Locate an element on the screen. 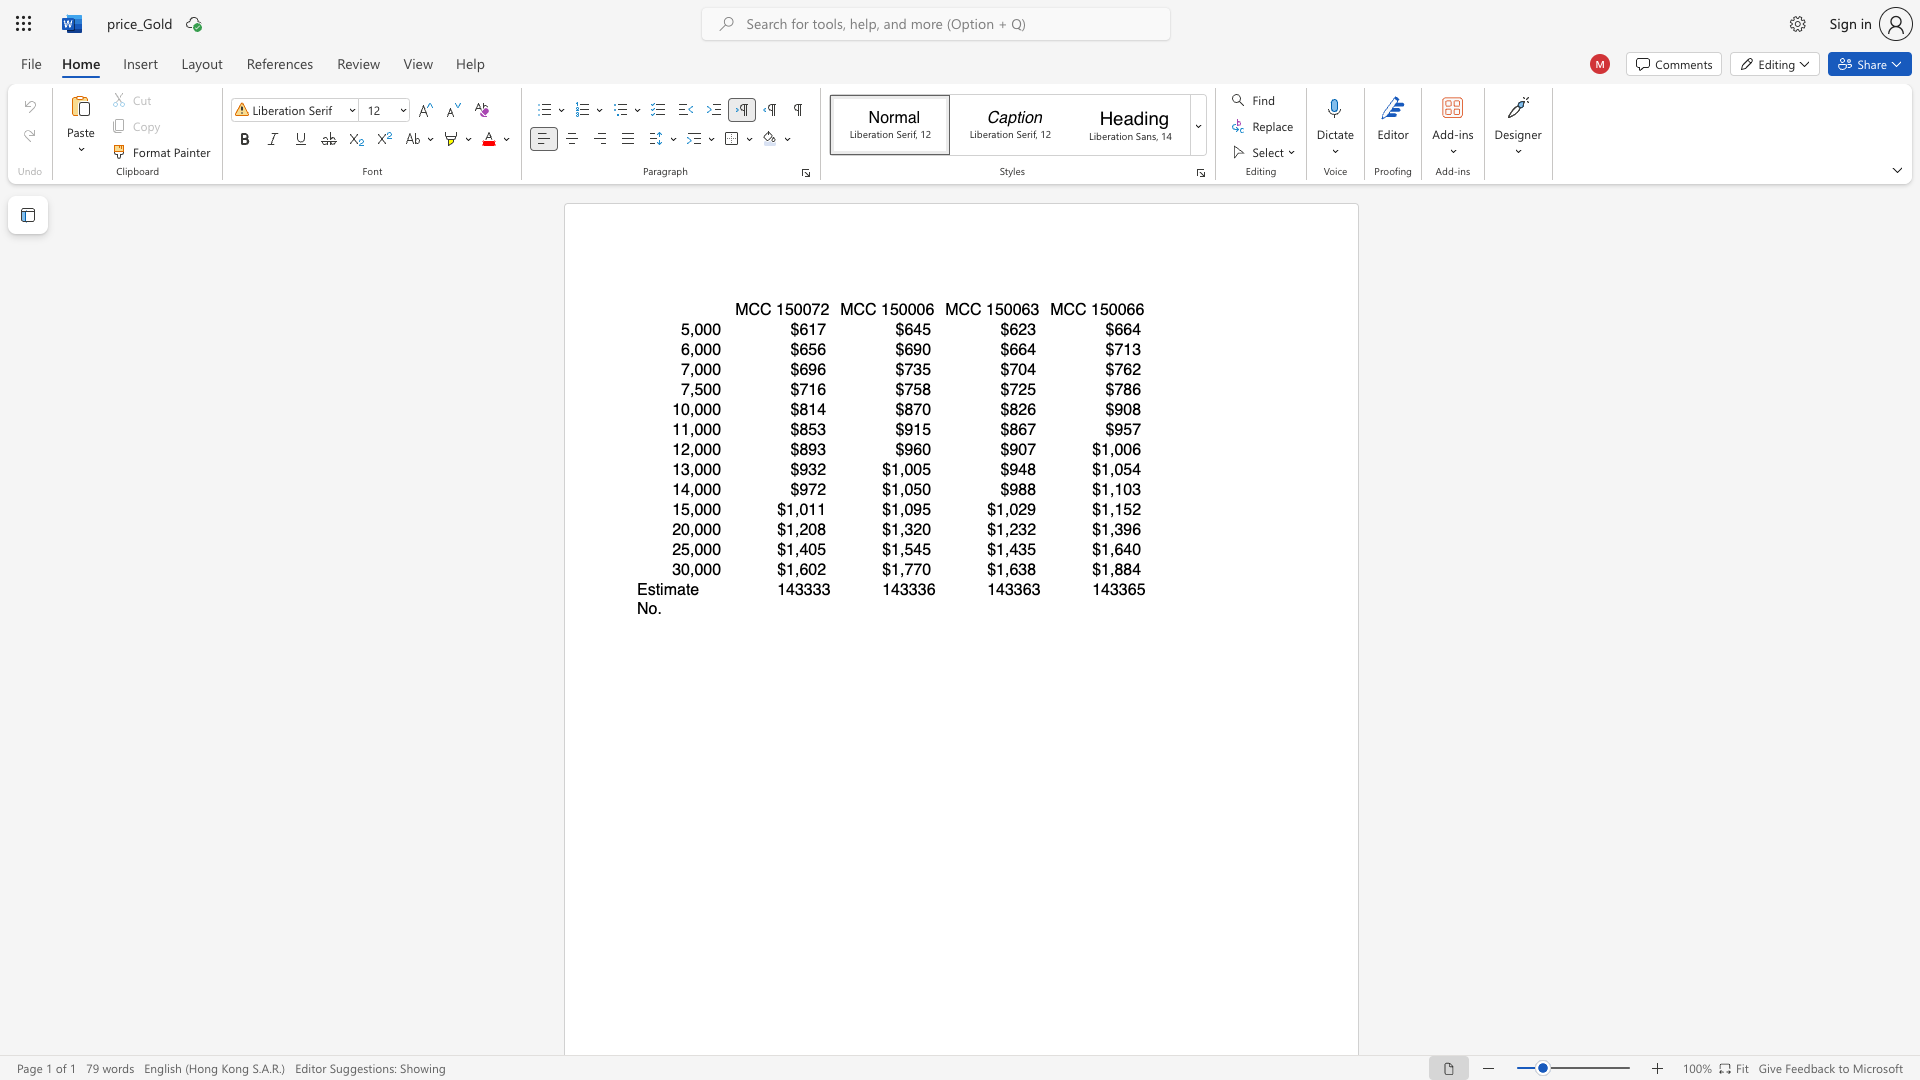  the subset text "150006" within the text "MCC 150006" is located at coordinates (880, 309).